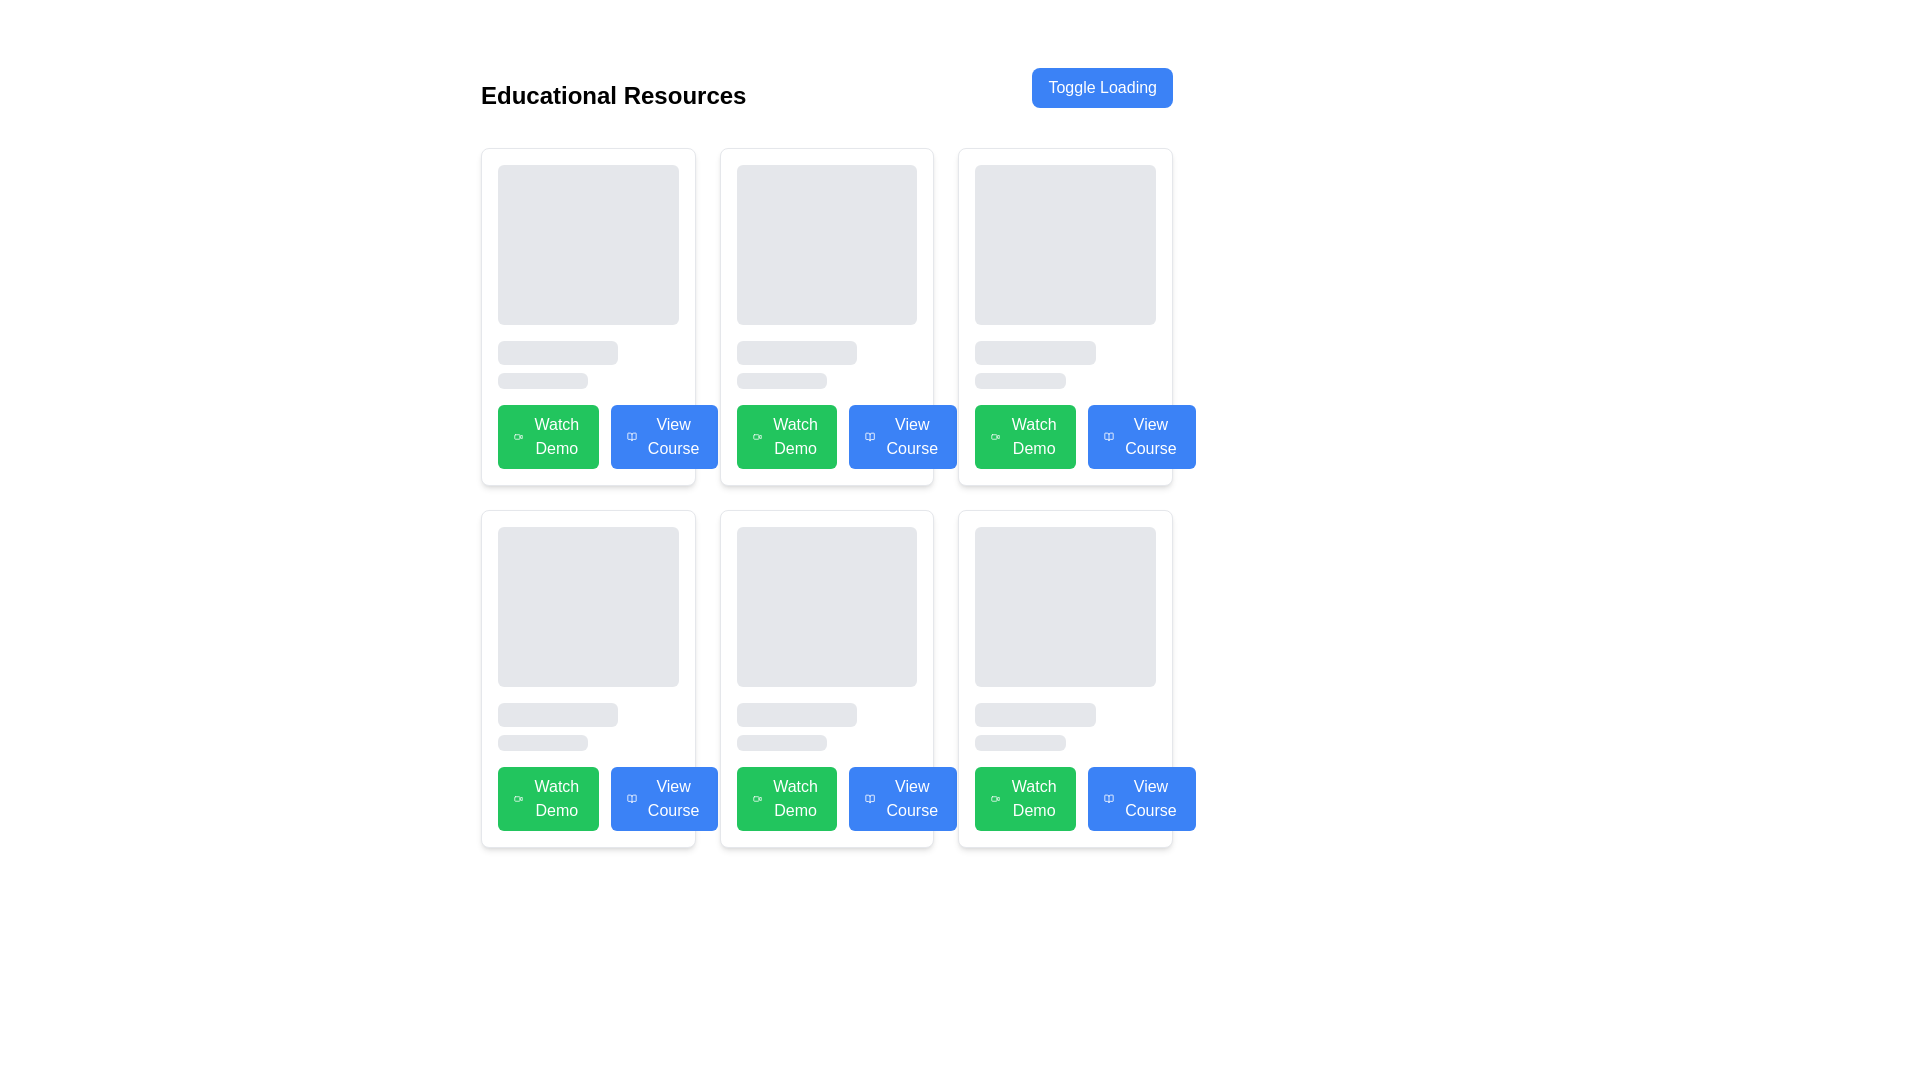 Image resolution: width=1920 pixels, height=1080 pixels. What do you see at coordinates (1141, 797) in the screenshot?
I see `the 'View Course' button with rounded corners and a blue background, which displays the text 'View Course' and a small book icon on the left side` at bounding box center [1141, 797].